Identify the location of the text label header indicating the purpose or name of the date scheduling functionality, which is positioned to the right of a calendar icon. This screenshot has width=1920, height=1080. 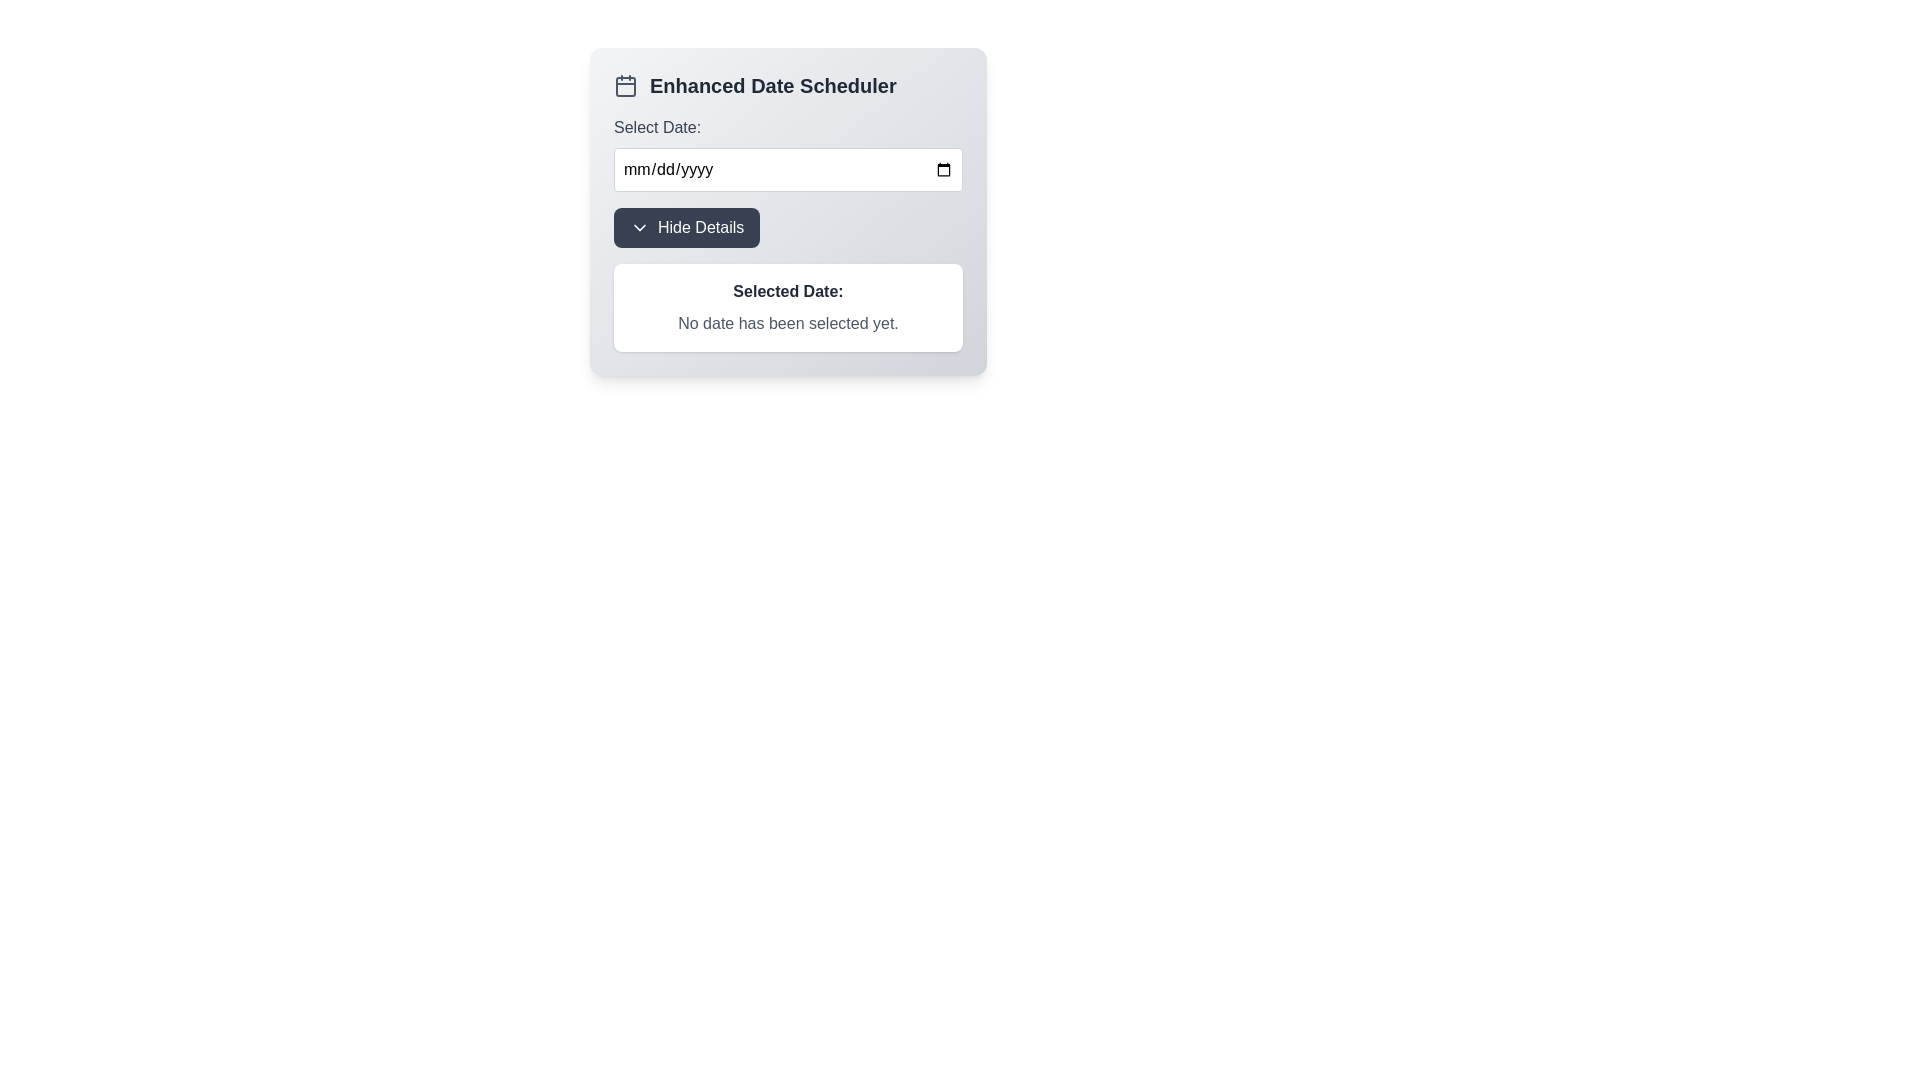
(772, 84).